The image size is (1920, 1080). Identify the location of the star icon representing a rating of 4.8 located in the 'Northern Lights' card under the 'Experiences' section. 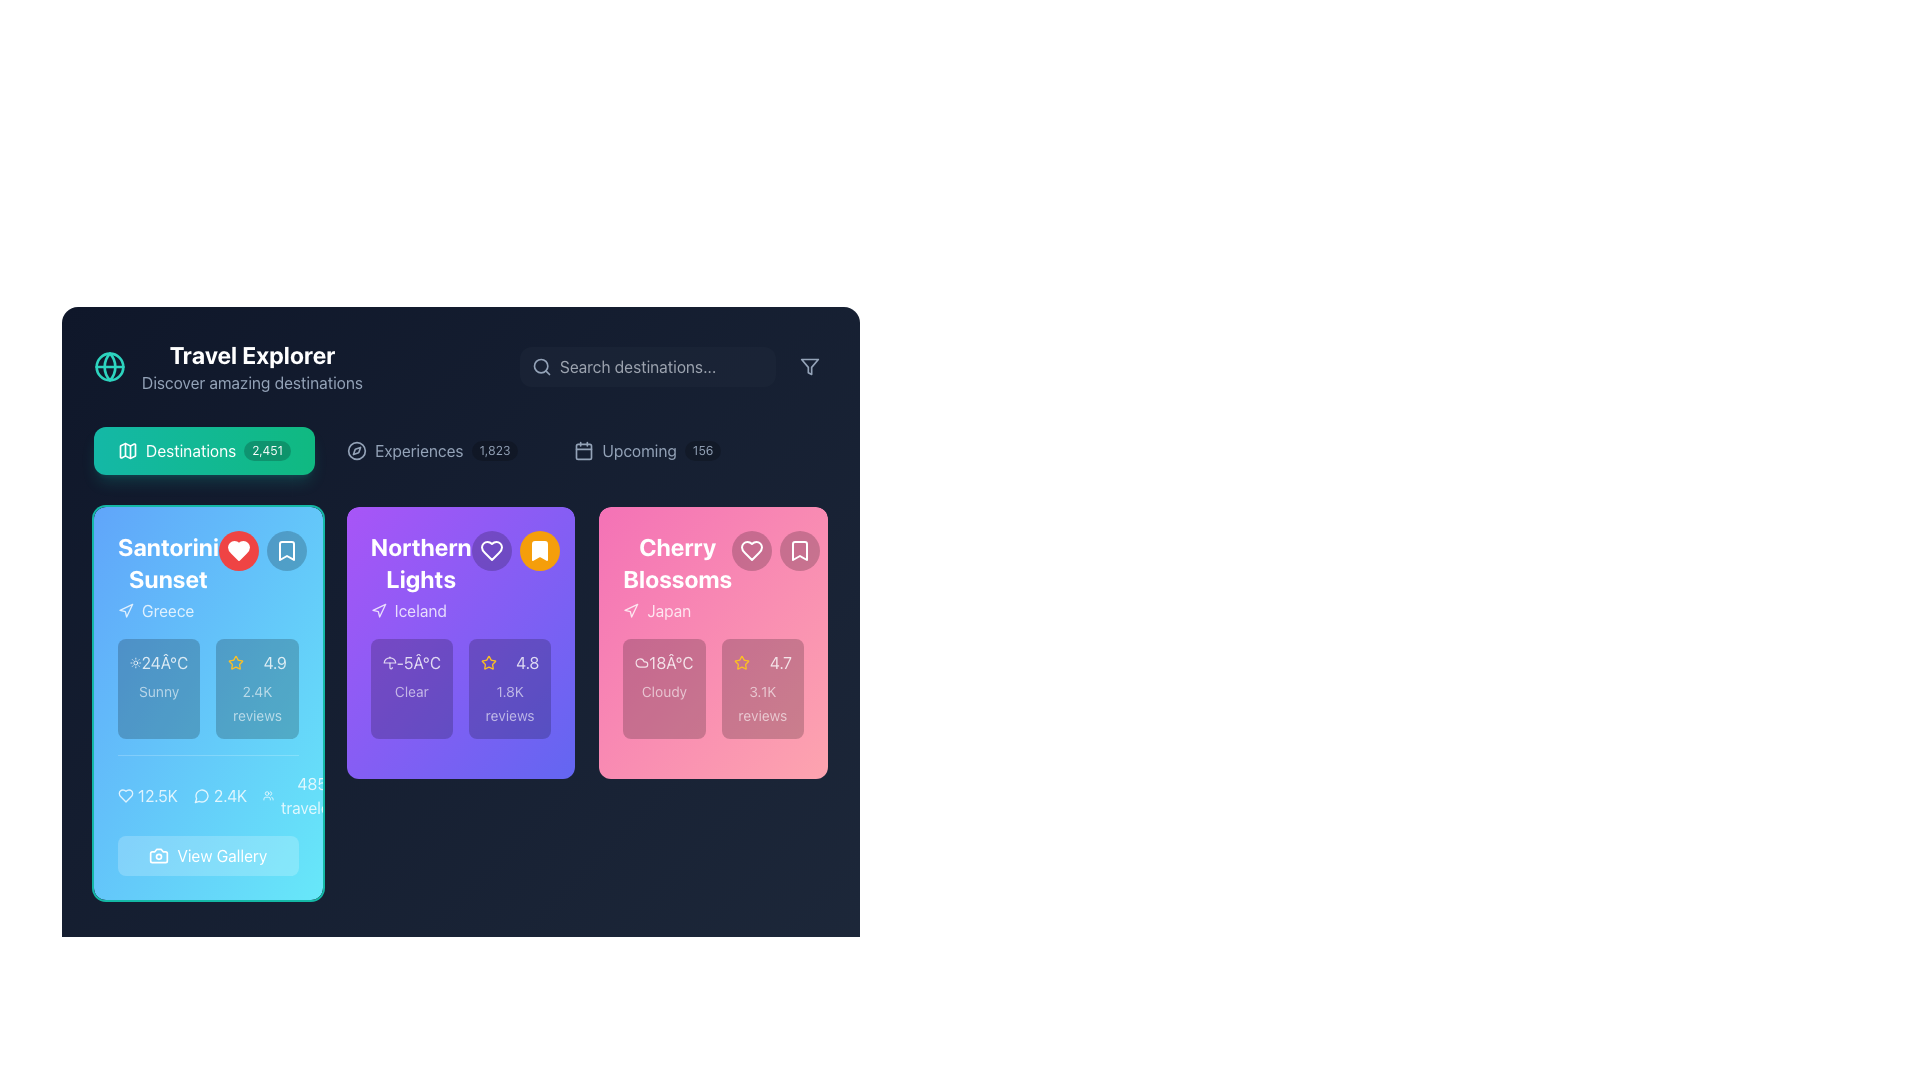
(489, 663).